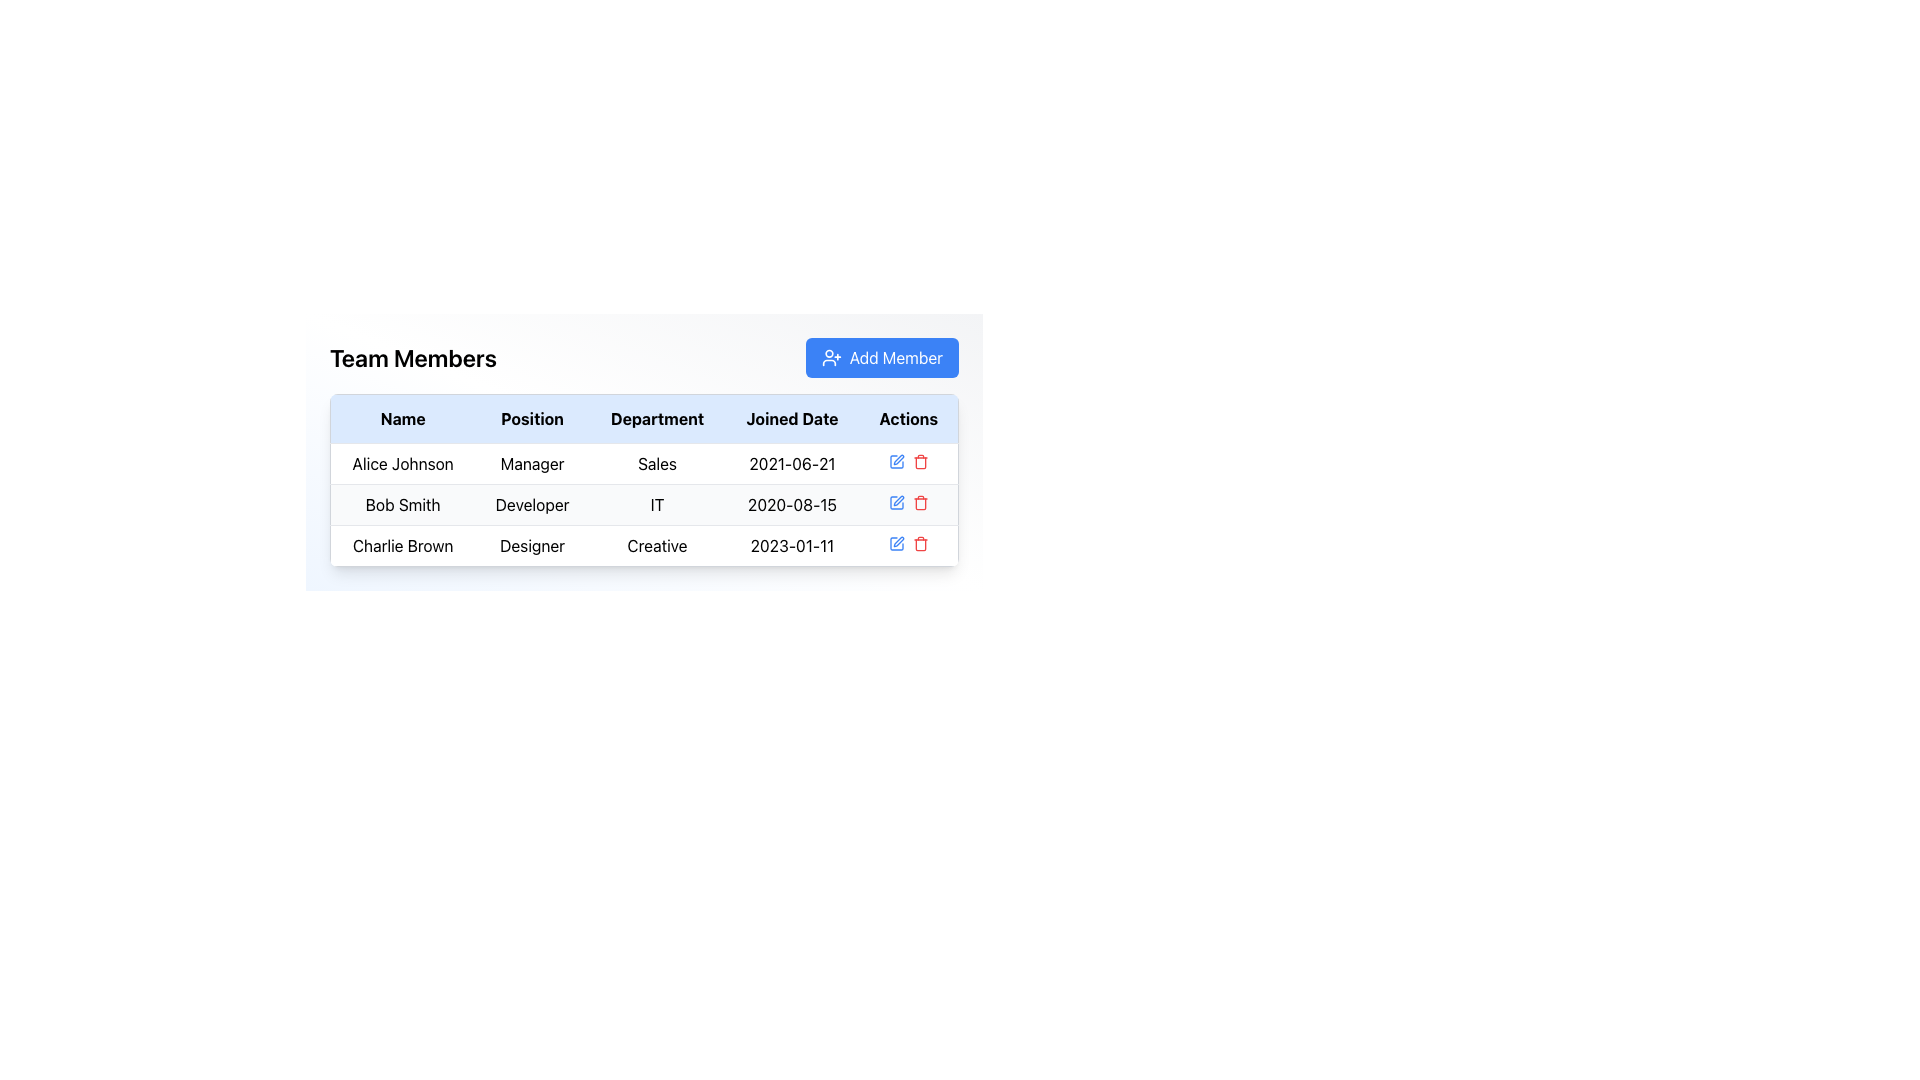  Describe the element at coordinates (644, 463) in the screenshot. I see `the first row of the table displaying team member information` at that location.